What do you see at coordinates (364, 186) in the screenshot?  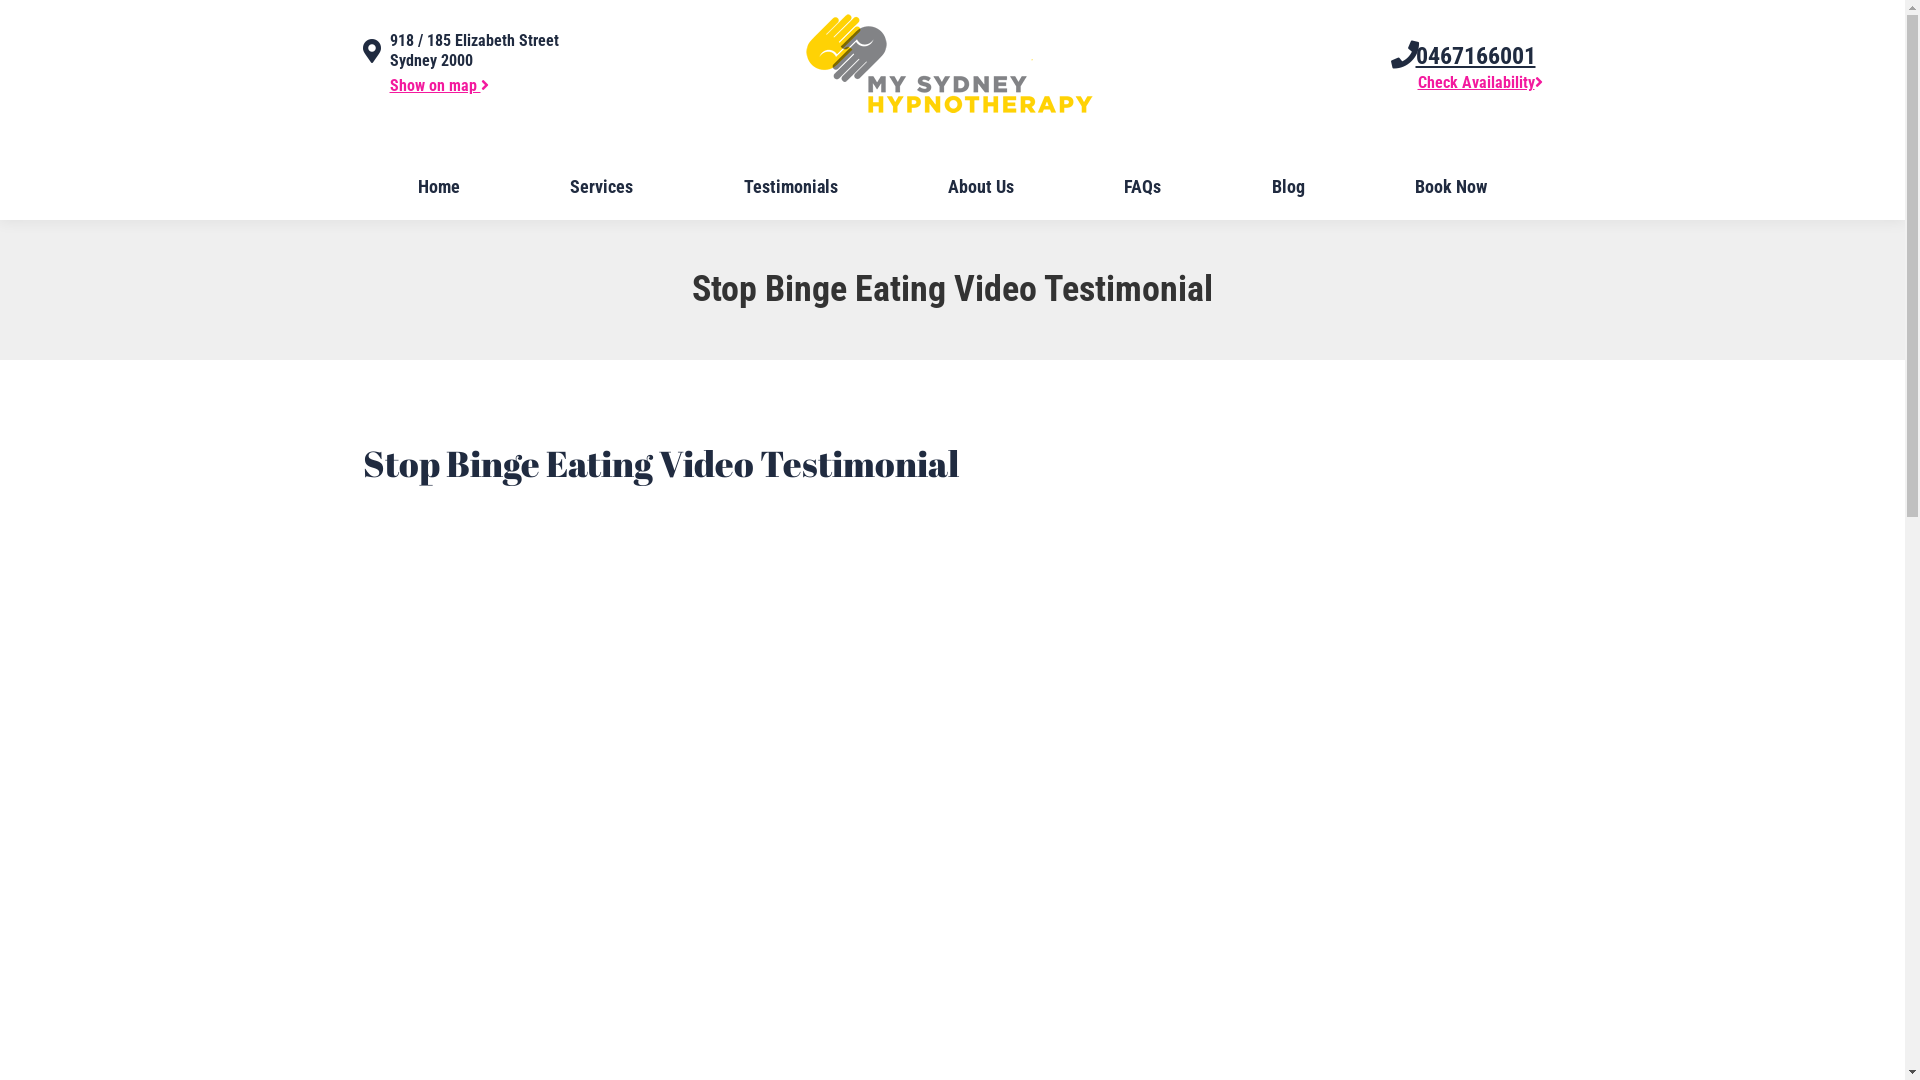 I see `'Home'` at bounding box center [364, 186].